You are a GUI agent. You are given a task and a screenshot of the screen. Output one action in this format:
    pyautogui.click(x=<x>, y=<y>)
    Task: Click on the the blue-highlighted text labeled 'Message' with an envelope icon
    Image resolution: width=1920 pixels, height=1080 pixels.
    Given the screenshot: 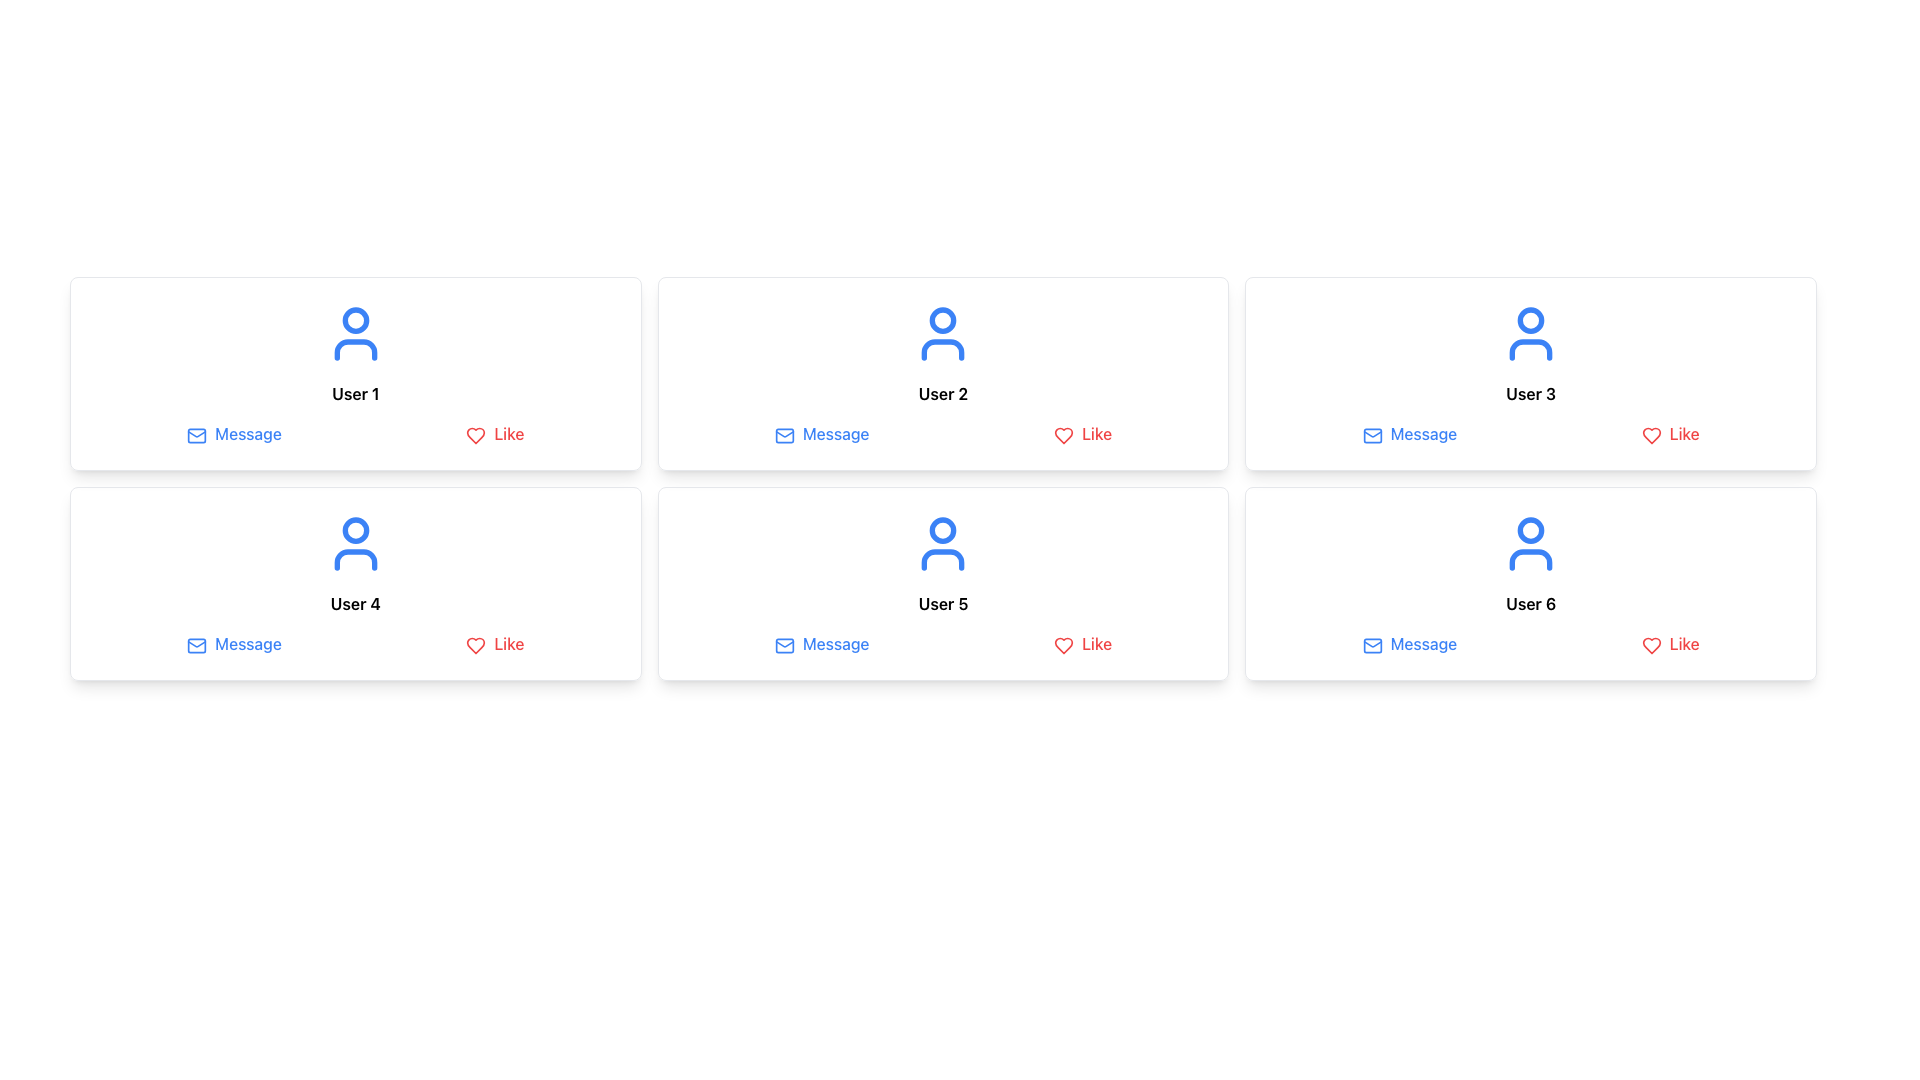 What is the action you would take?
    pyautogui.click(x=1408, y=433)
    